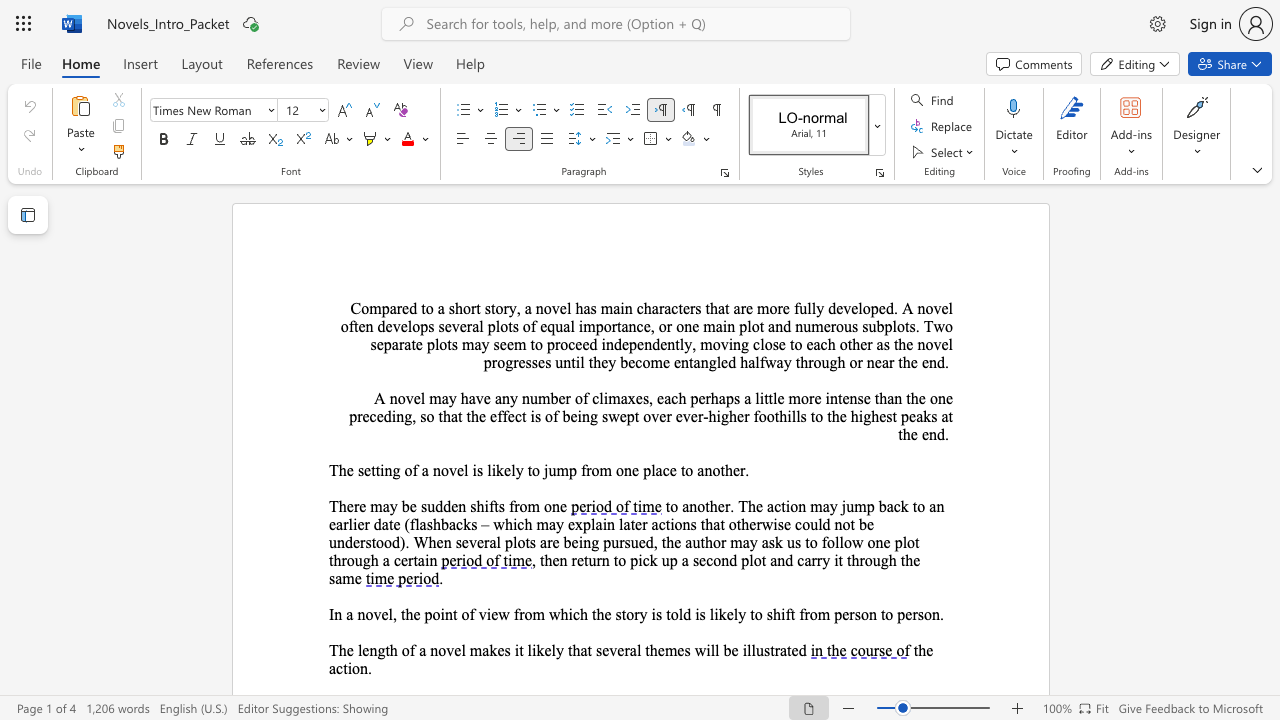  I want to click on the subset text "themes will" within the text "The length of a novel makes it likely that several themes will be illustrated", so click(645, 650).